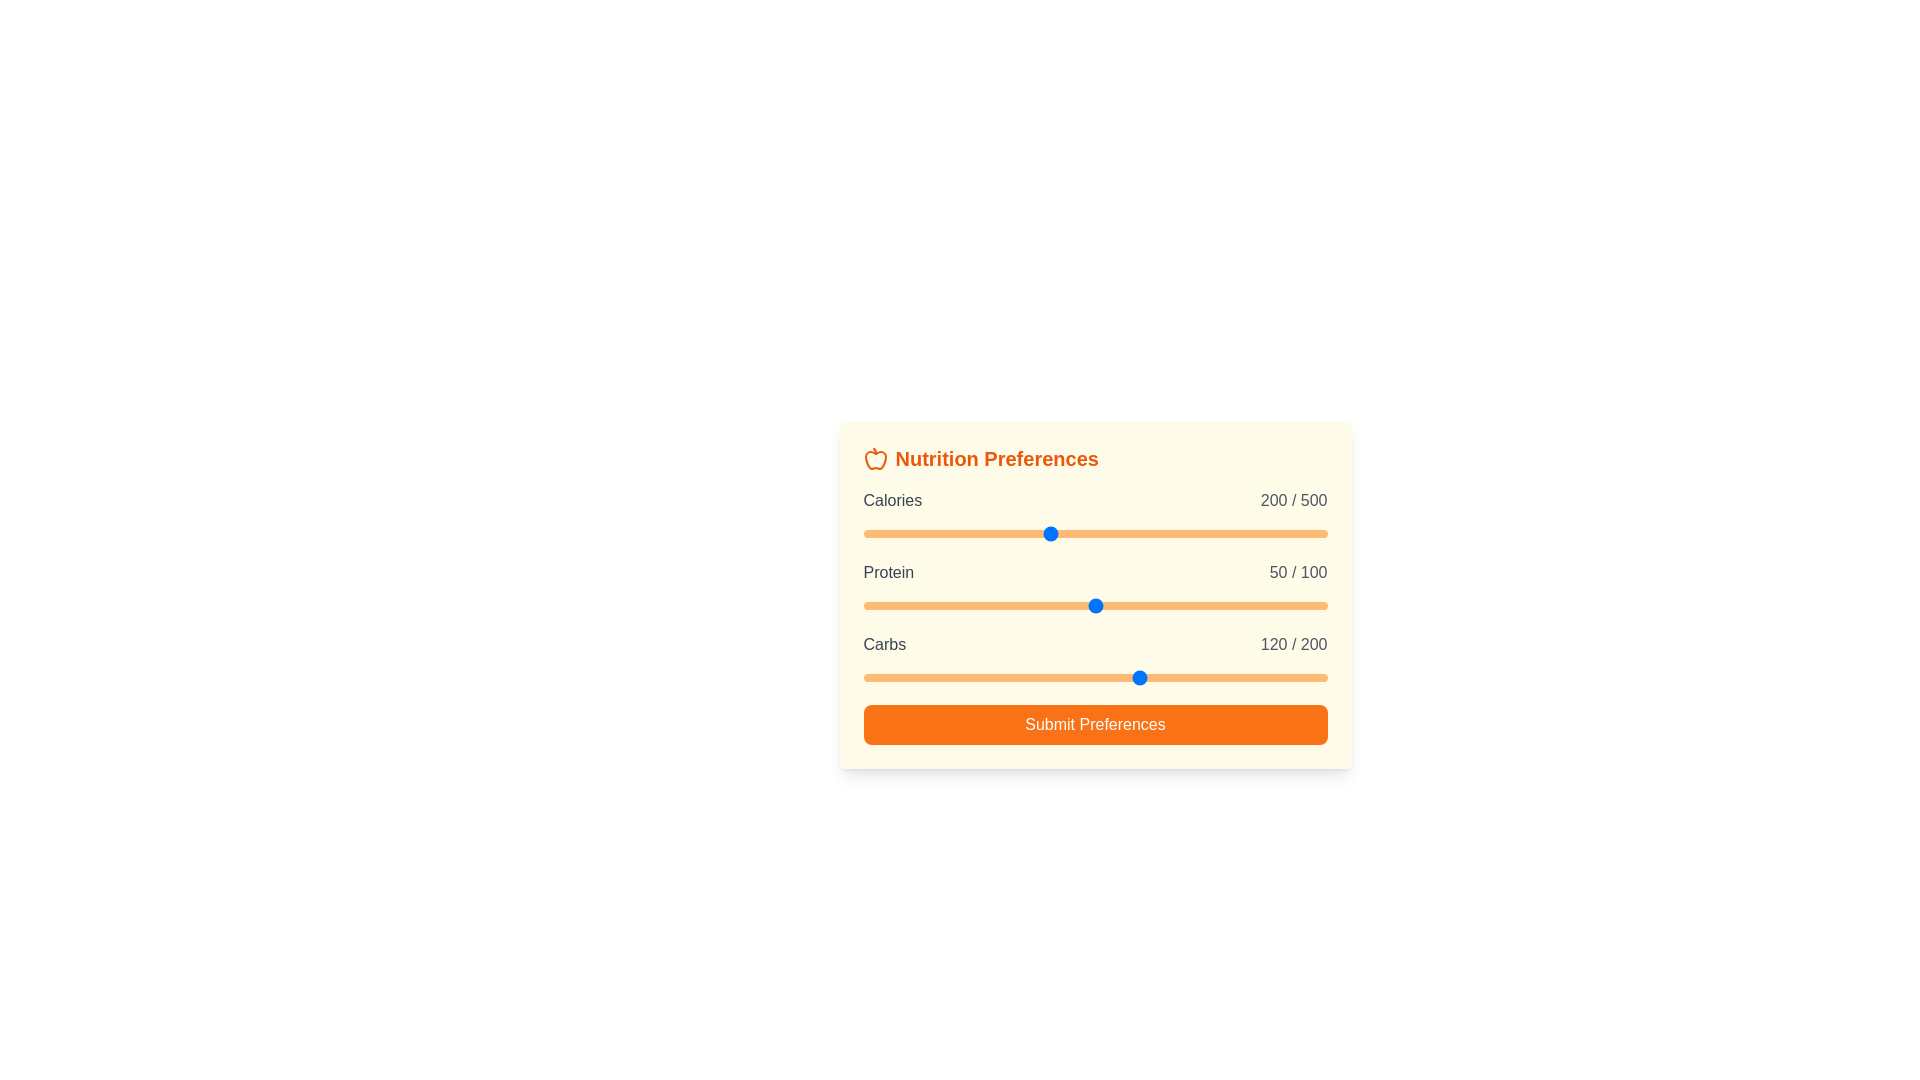 The height and width of the screenshot is (1080, 1920). I want to click on calorie intake, so click(887, 532).